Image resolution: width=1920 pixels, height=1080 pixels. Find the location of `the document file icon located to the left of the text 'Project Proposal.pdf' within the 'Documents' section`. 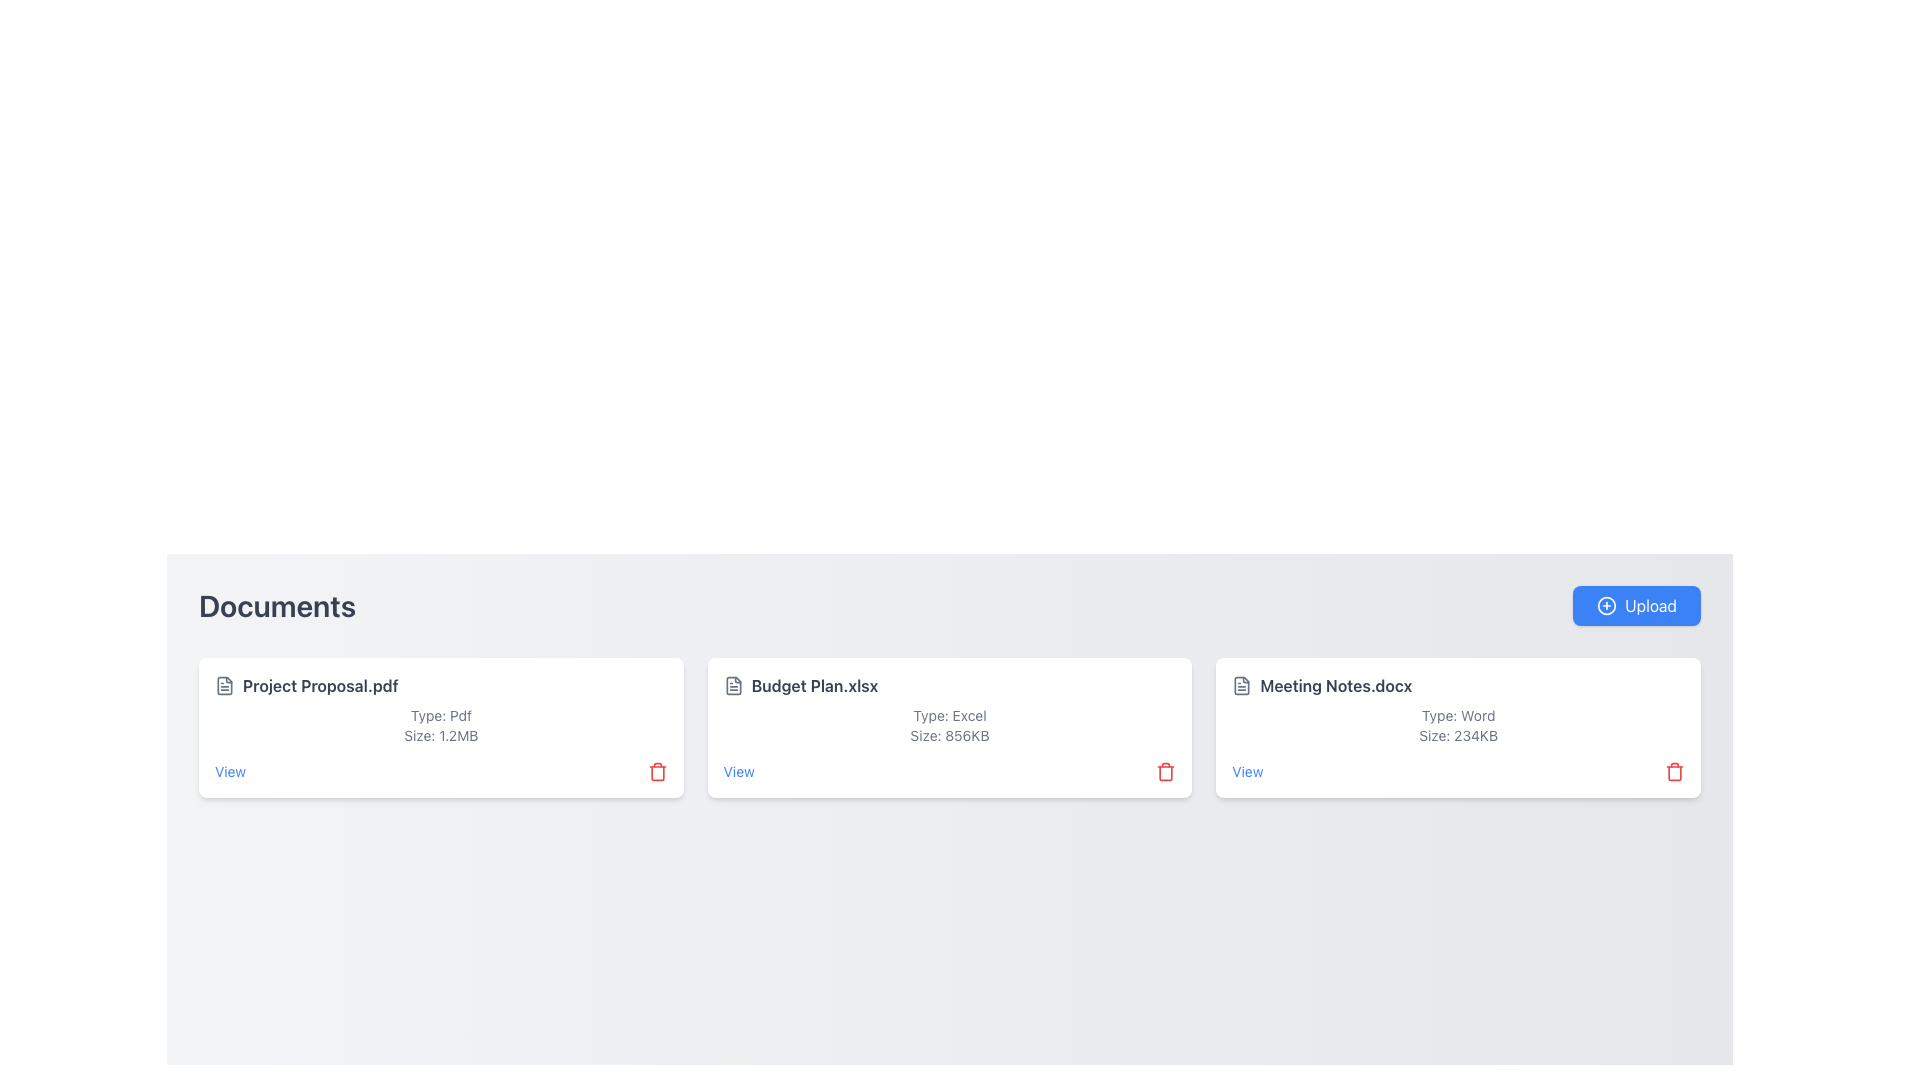

the document file icon located to the left of the text 'Project Proposal.pdf' within the 'Documents' section is located at coordinates (225, 685).